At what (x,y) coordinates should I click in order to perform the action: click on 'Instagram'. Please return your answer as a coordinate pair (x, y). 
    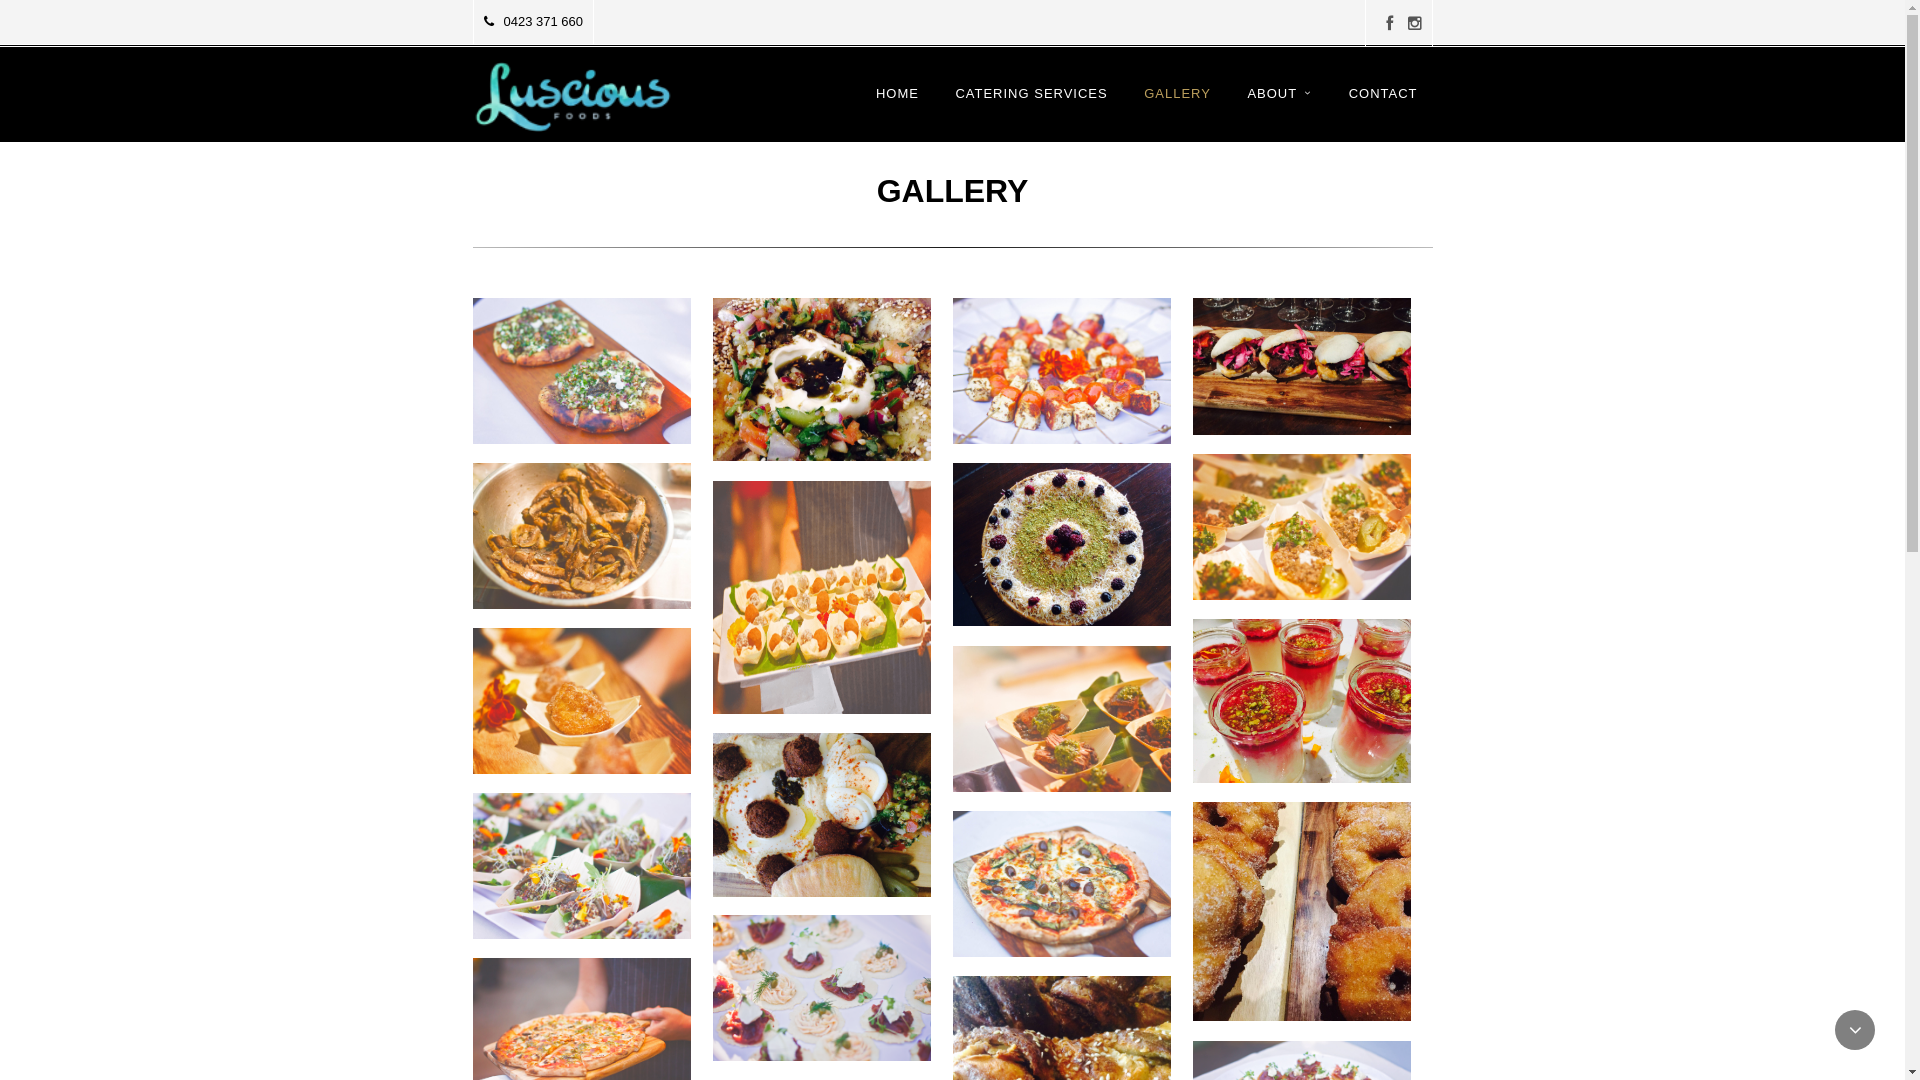
    Looking at the image, I should click on (1414, 23).